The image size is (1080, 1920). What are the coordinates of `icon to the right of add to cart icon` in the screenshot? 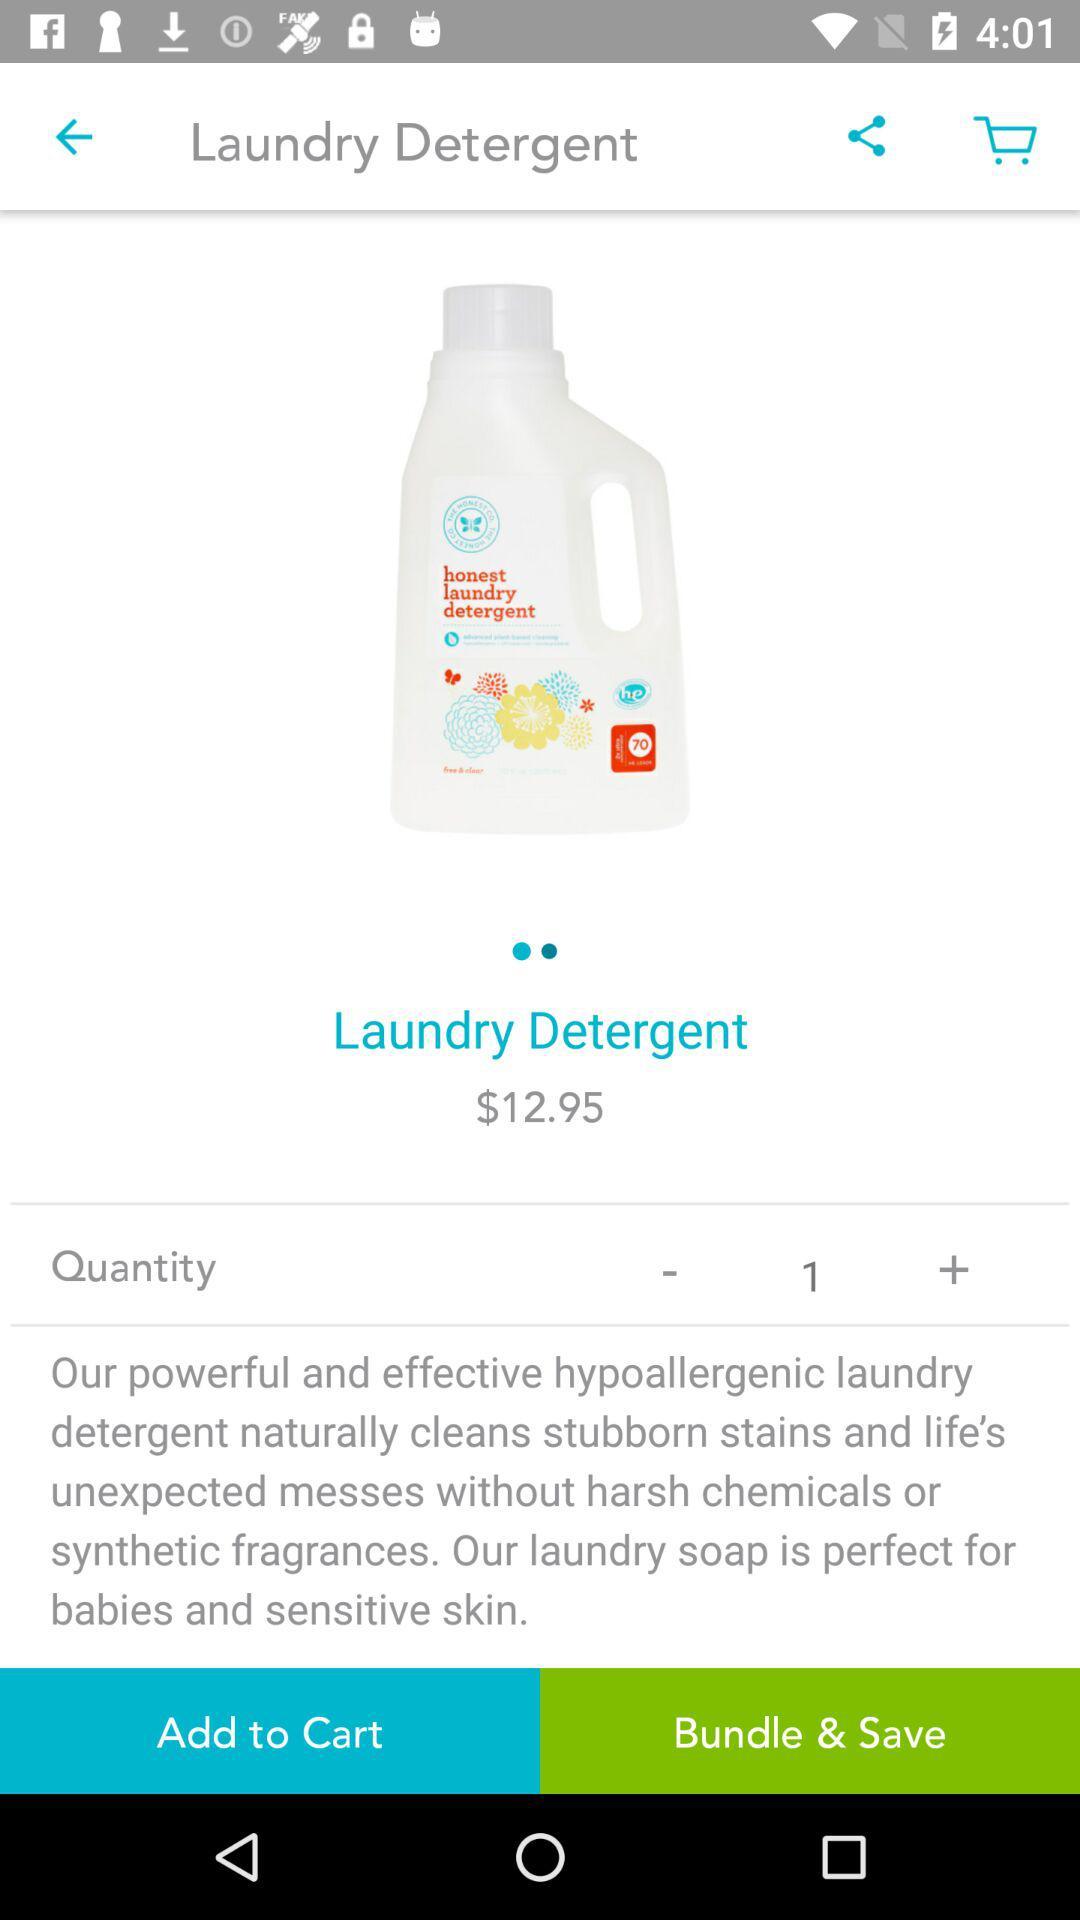 It's located at (810, 1730).